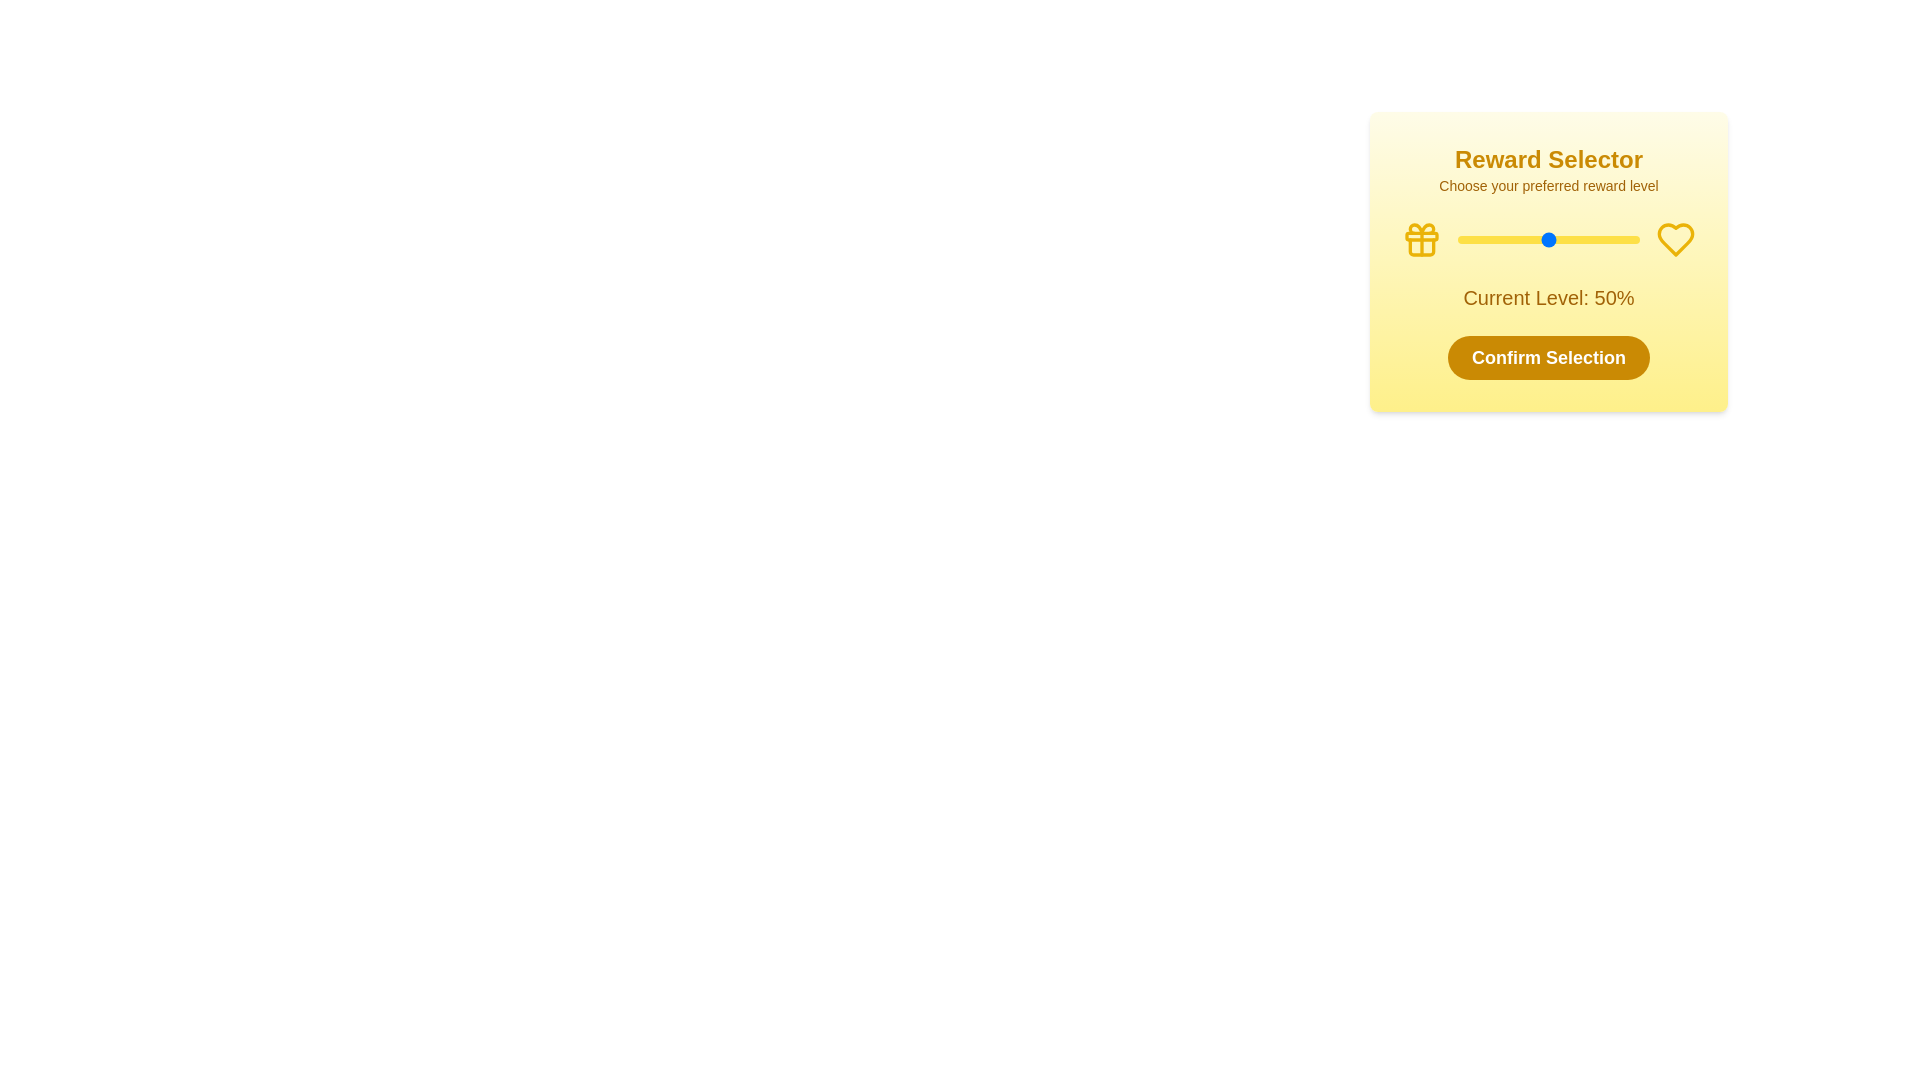 The image size is (1920, 1080). Describe the element at coordinates (1580, 238) in the screenshot. I see `the reward level` at that location.